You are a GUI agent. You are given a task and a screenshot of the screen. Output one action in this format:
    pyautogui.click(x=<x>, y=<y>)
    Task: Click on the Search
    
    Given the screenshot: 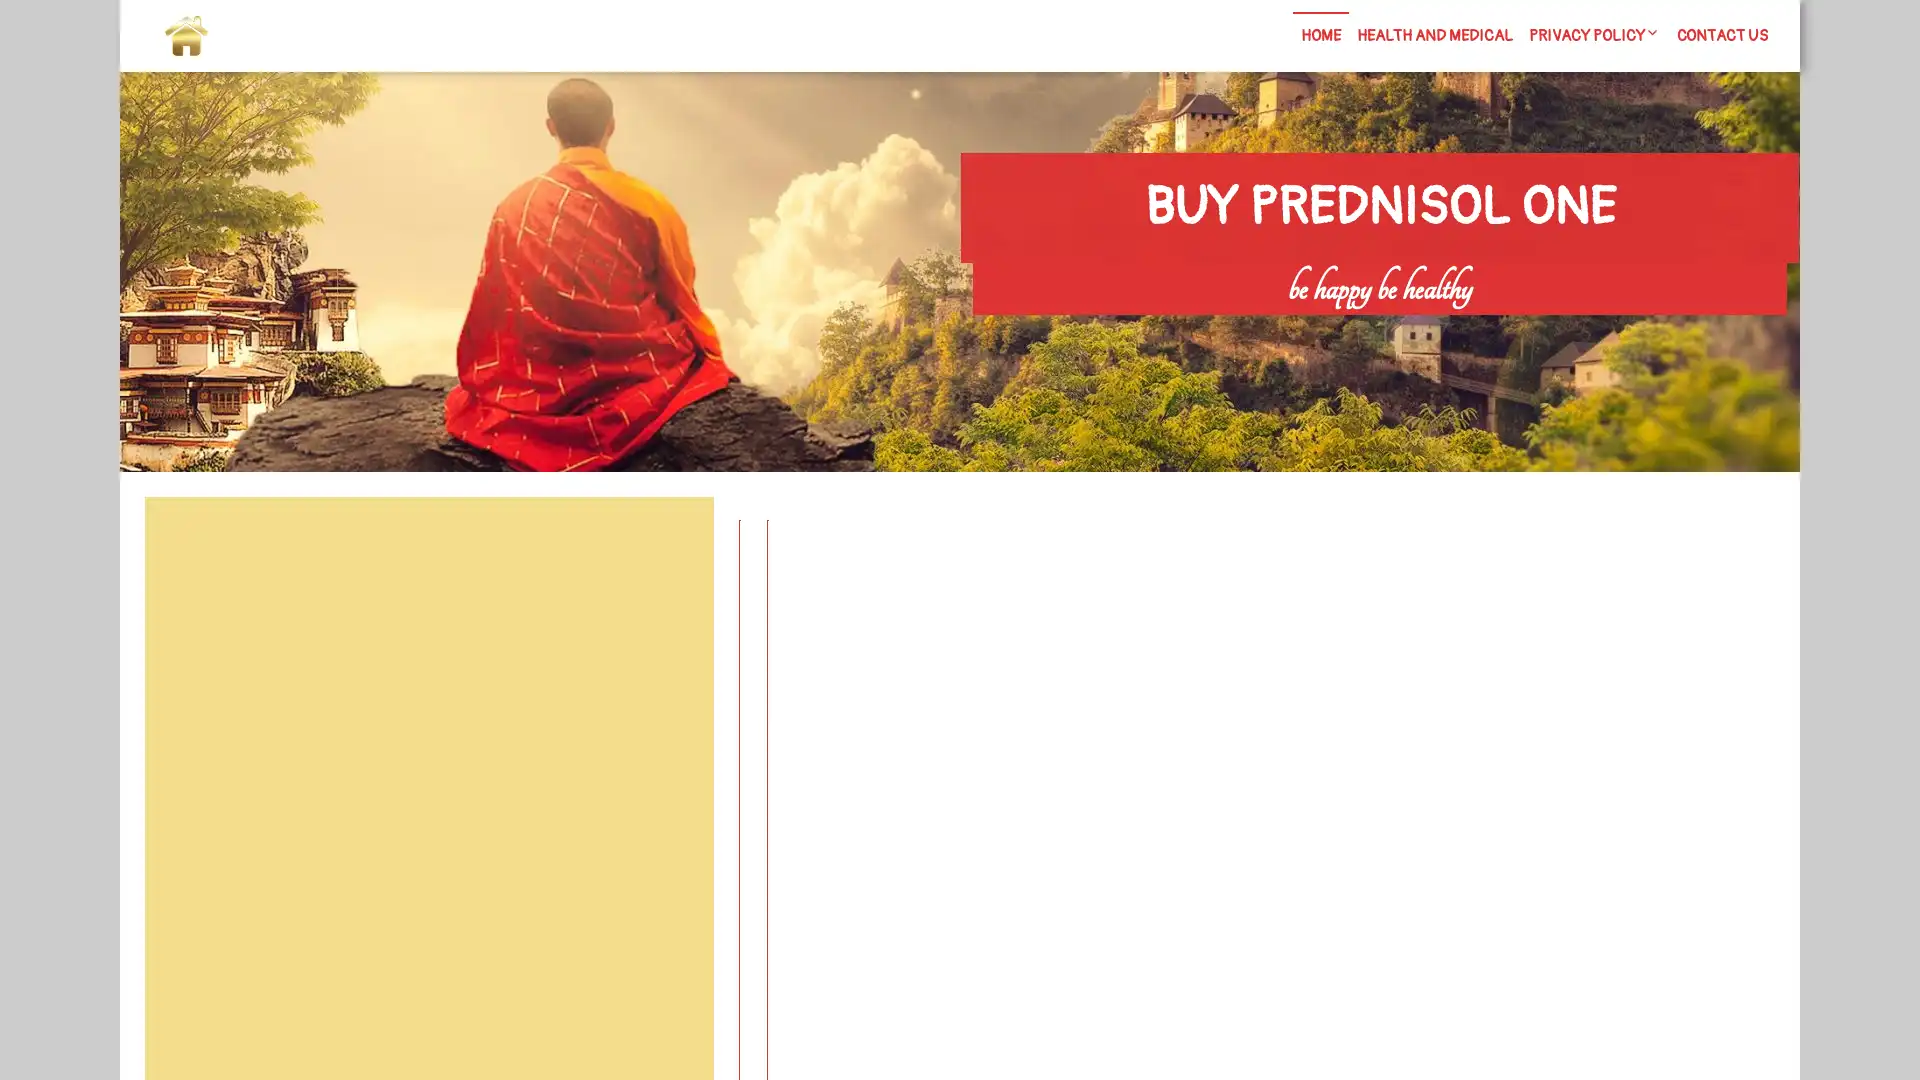 What is the action you would take?
    pyautogui.click(x=1557, y=327)
    